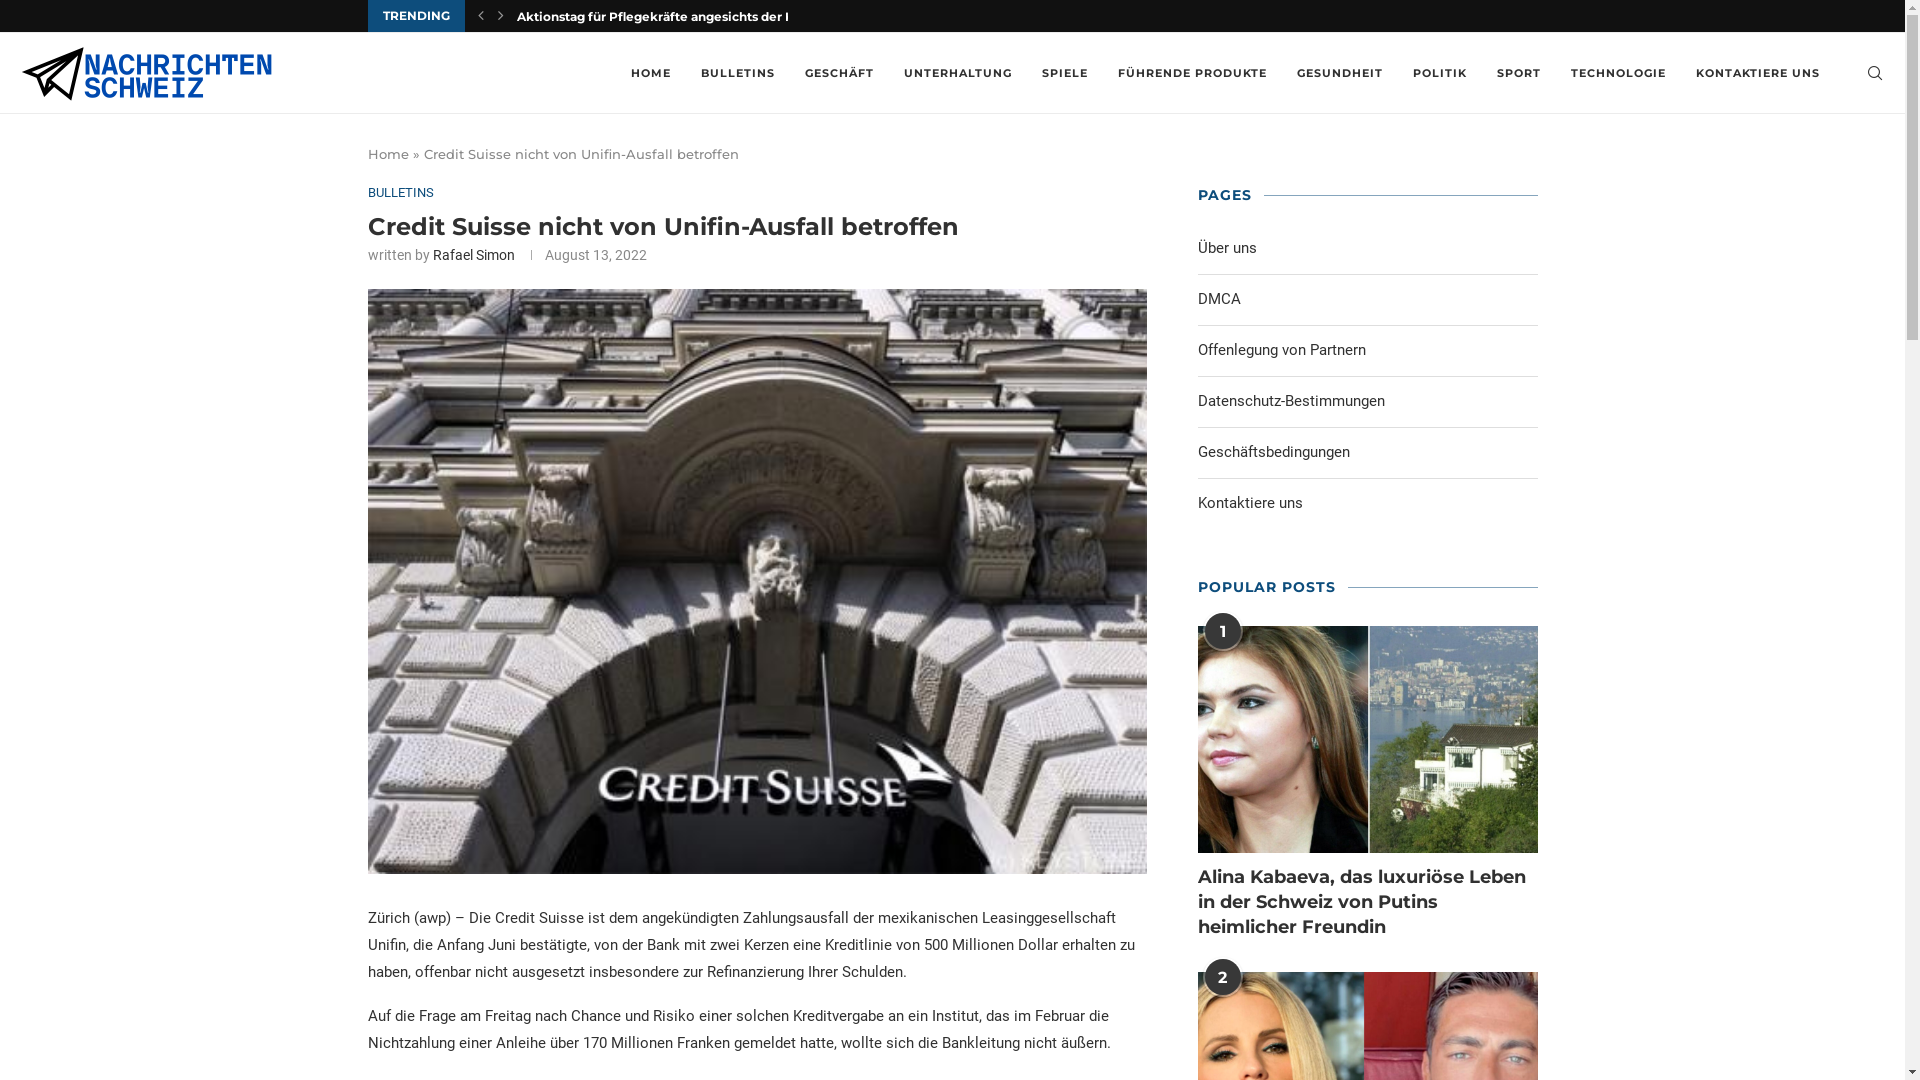 The width and height of the screenshot is (1920, 1080). What do you see at coordinates (400, 192) in the screenshot?
I see `'BULLETINS'` at bounding box center [400, 192].